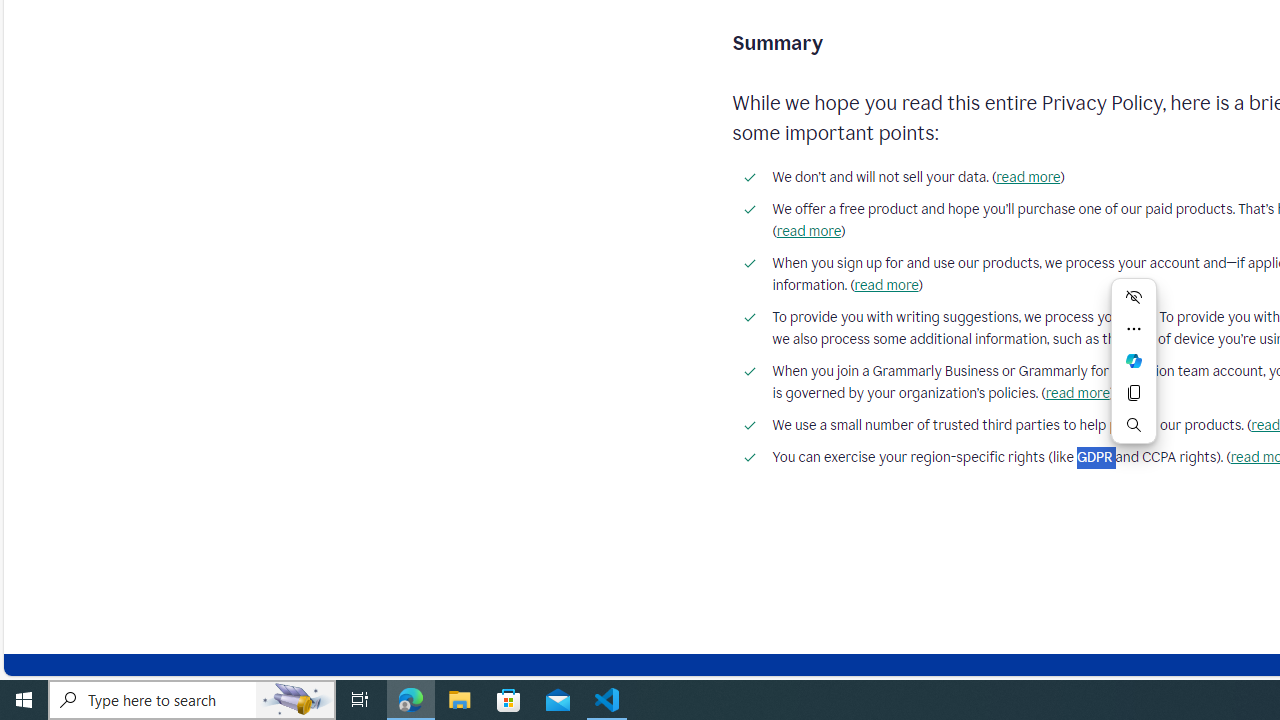 The width and height of the screenshot is (1280, 720). I want to click on 'Mini menu on text selection', so click(1134, 372).